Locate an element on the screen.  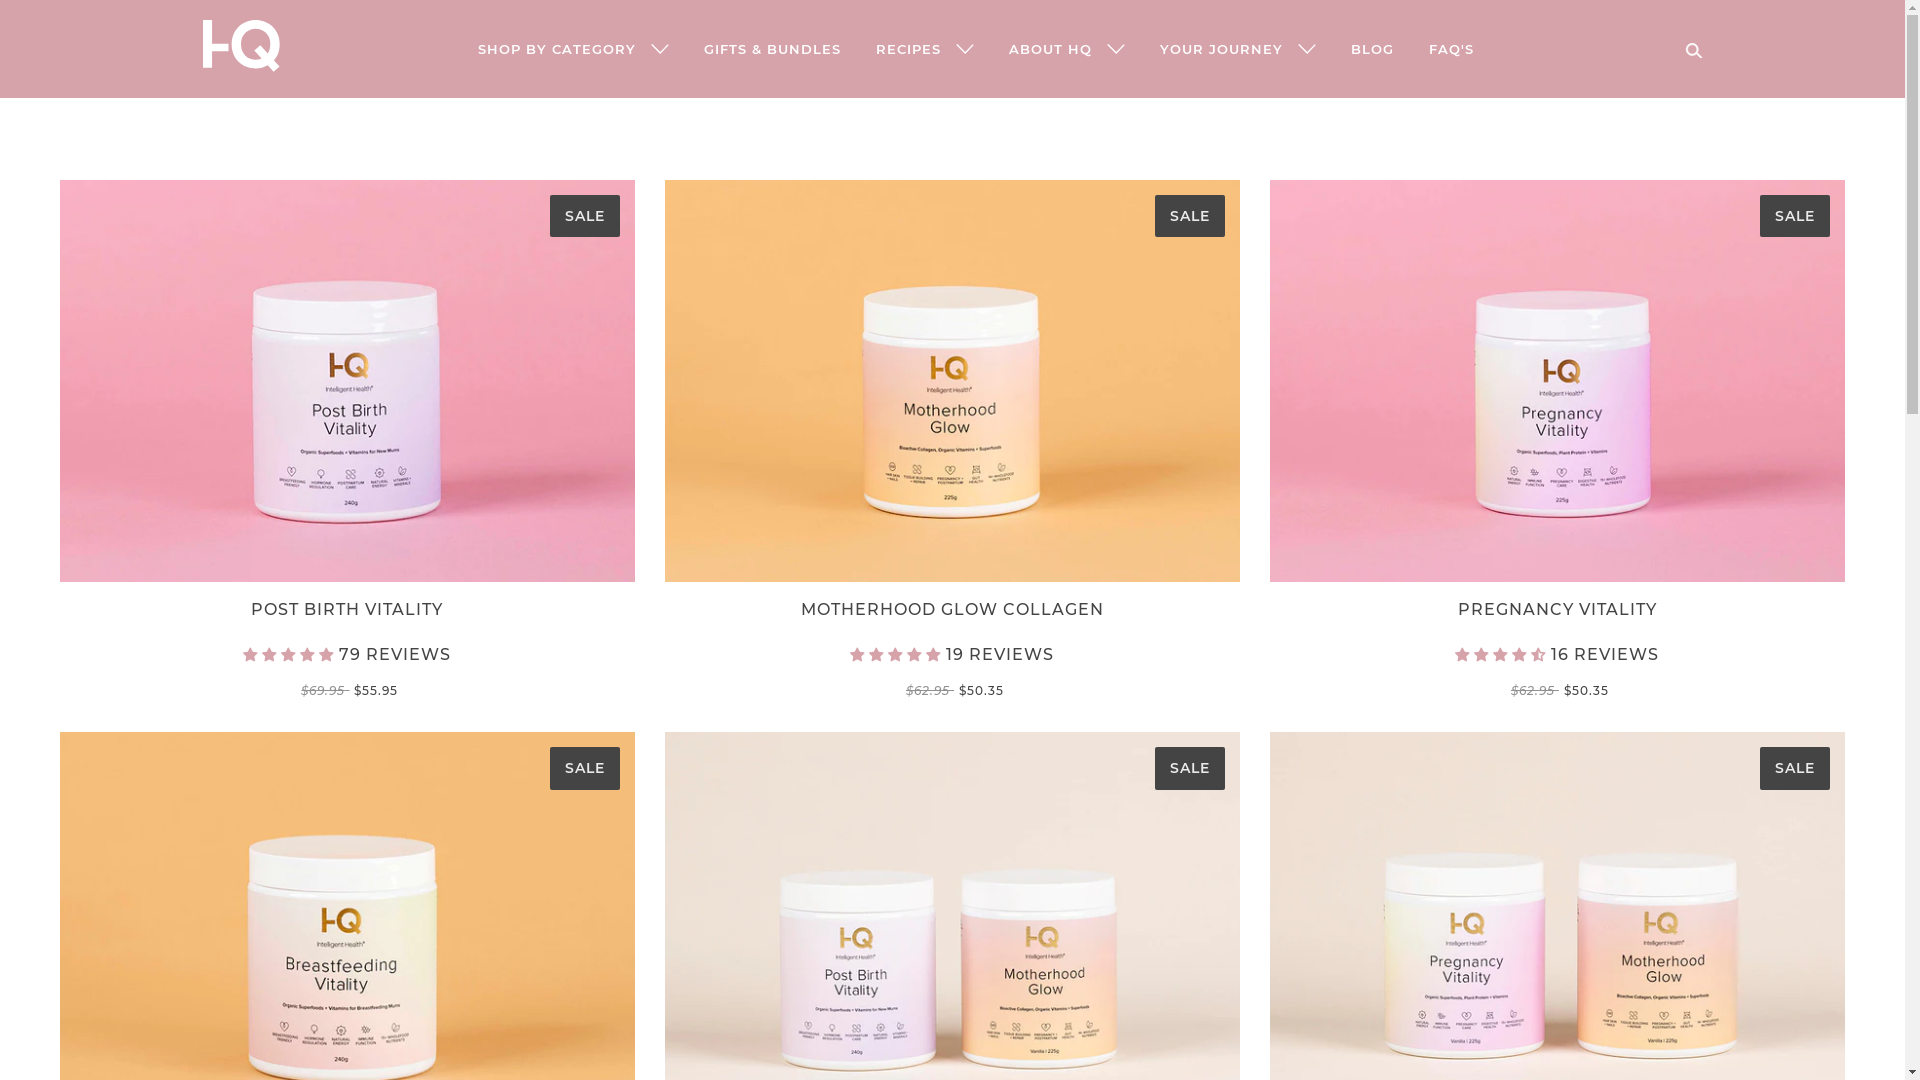
'SHOP BY CATEGORY' is located at coordinates (460, 48).